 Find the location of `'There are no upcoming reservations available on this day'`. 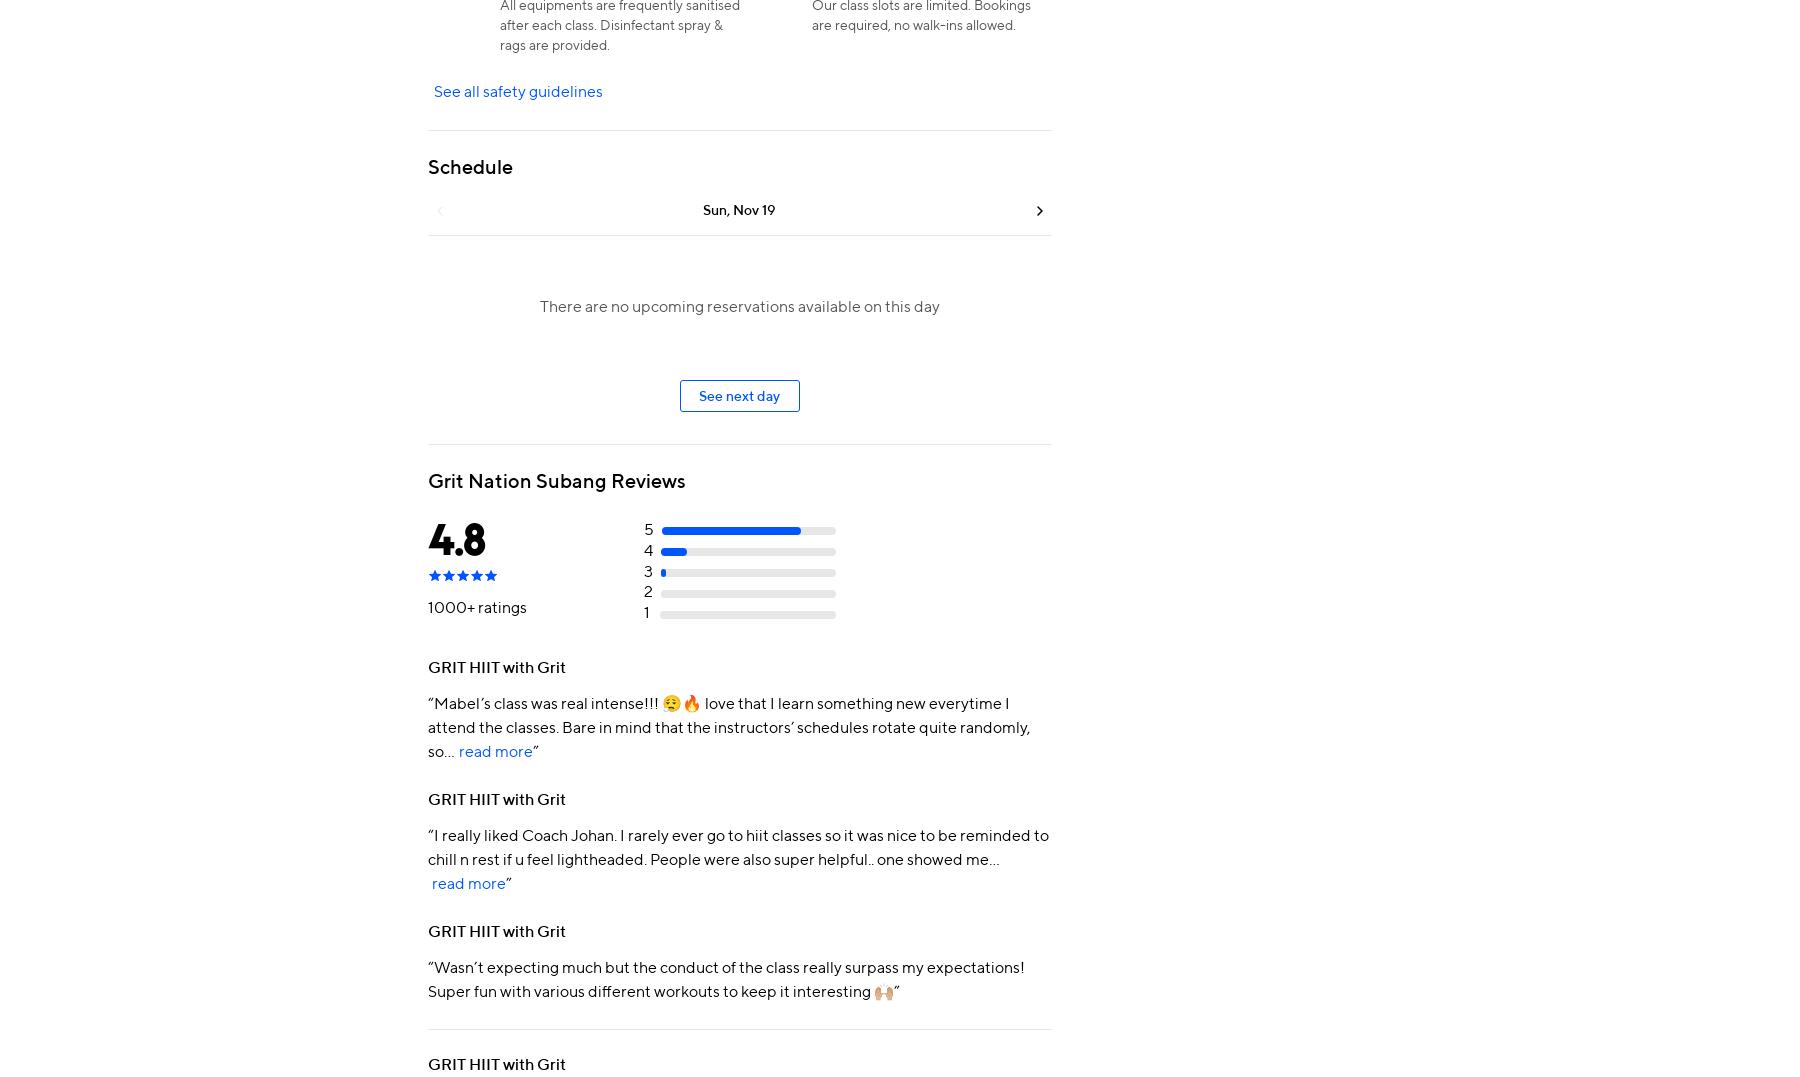

'There are no upcoming reservations available on this day' is located at coordinates (738, 307).